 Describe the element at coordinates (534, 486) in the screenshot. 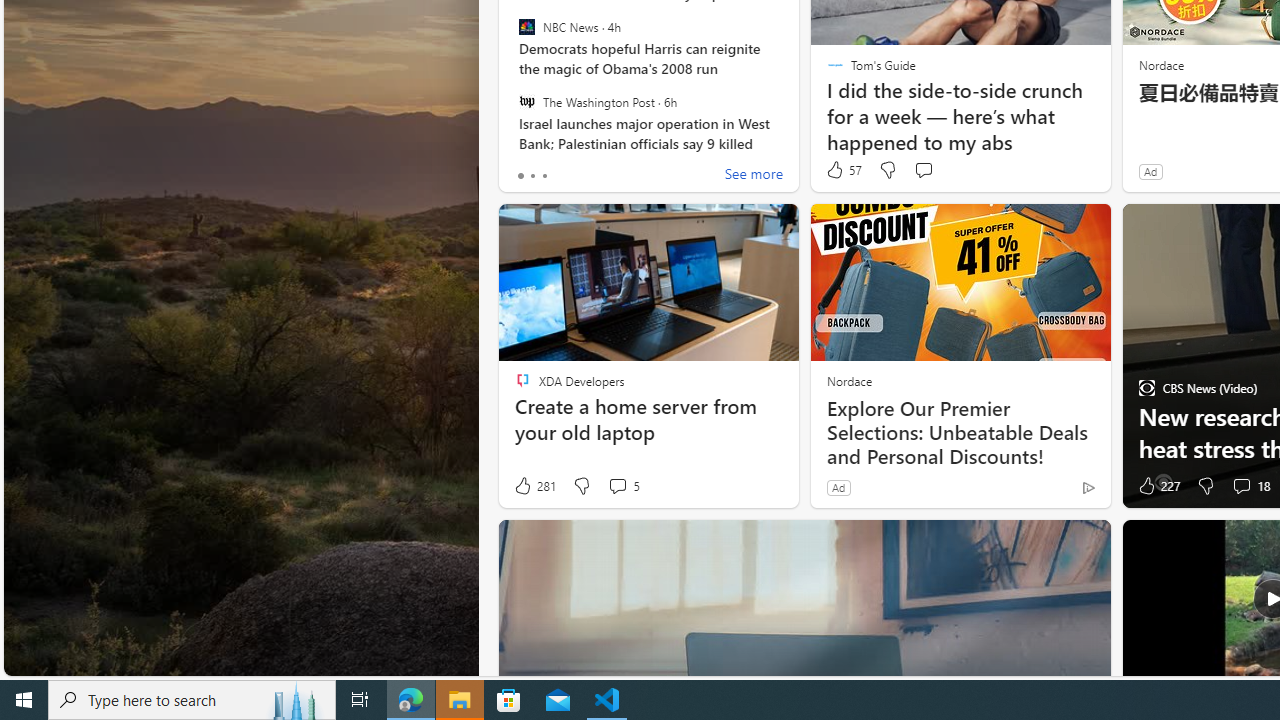

I see `'281 Like'` at that location.